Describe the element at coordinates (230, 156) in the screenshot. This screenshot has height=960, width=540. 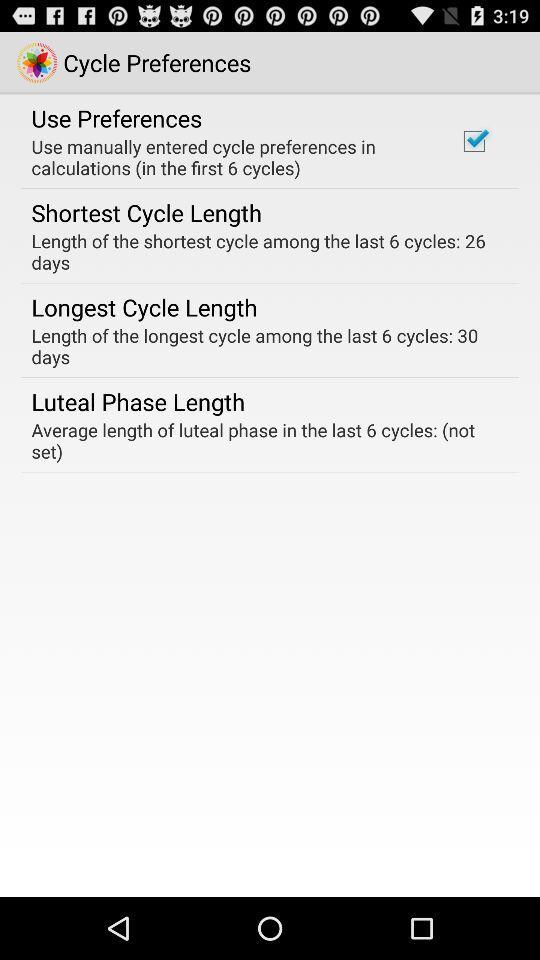
I see `the item above the shortest cycle length` at that location.